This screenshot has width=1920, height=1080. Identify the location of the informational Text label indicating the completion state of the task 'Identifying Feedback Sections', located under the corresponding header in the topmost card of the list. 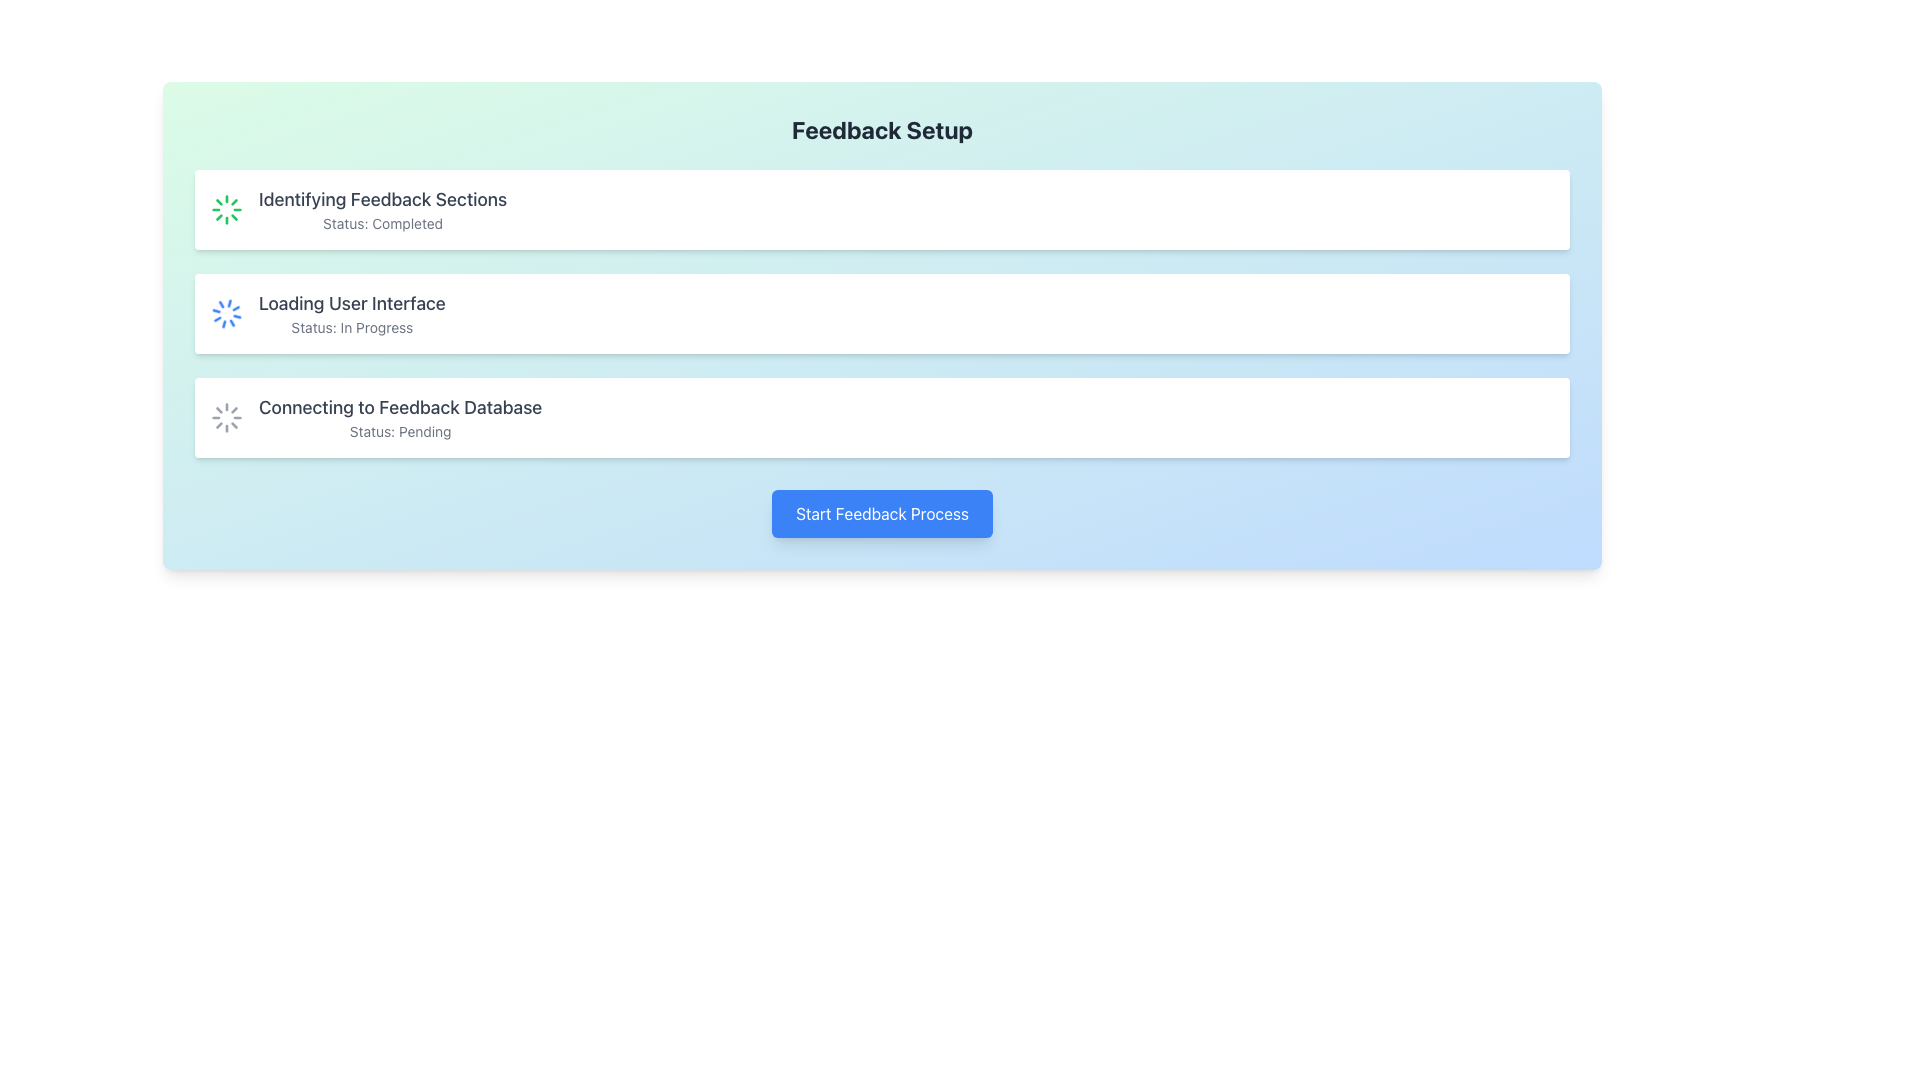
(383, 223).